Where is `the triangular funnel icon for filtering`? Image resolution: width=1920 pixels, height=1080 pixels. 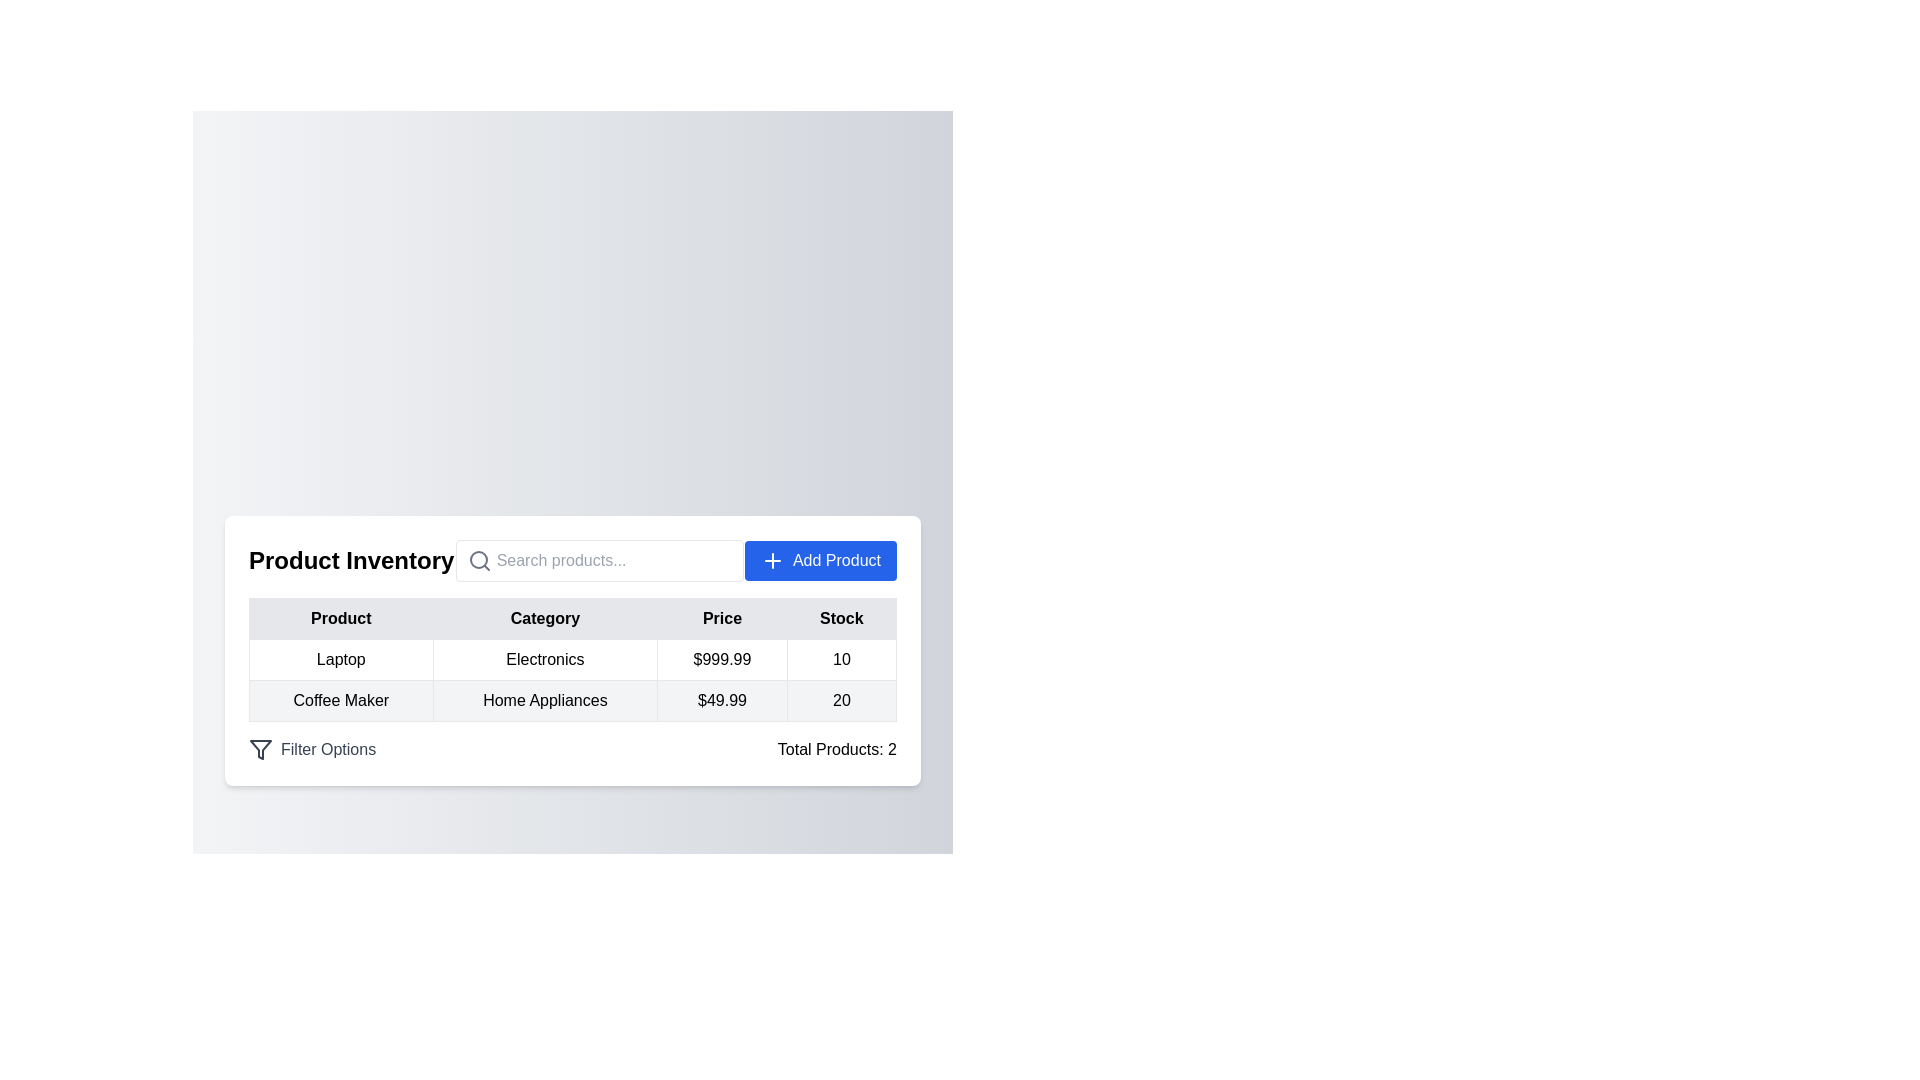 the triangular funnel icon for filtering is located at coordinates (259, 749).